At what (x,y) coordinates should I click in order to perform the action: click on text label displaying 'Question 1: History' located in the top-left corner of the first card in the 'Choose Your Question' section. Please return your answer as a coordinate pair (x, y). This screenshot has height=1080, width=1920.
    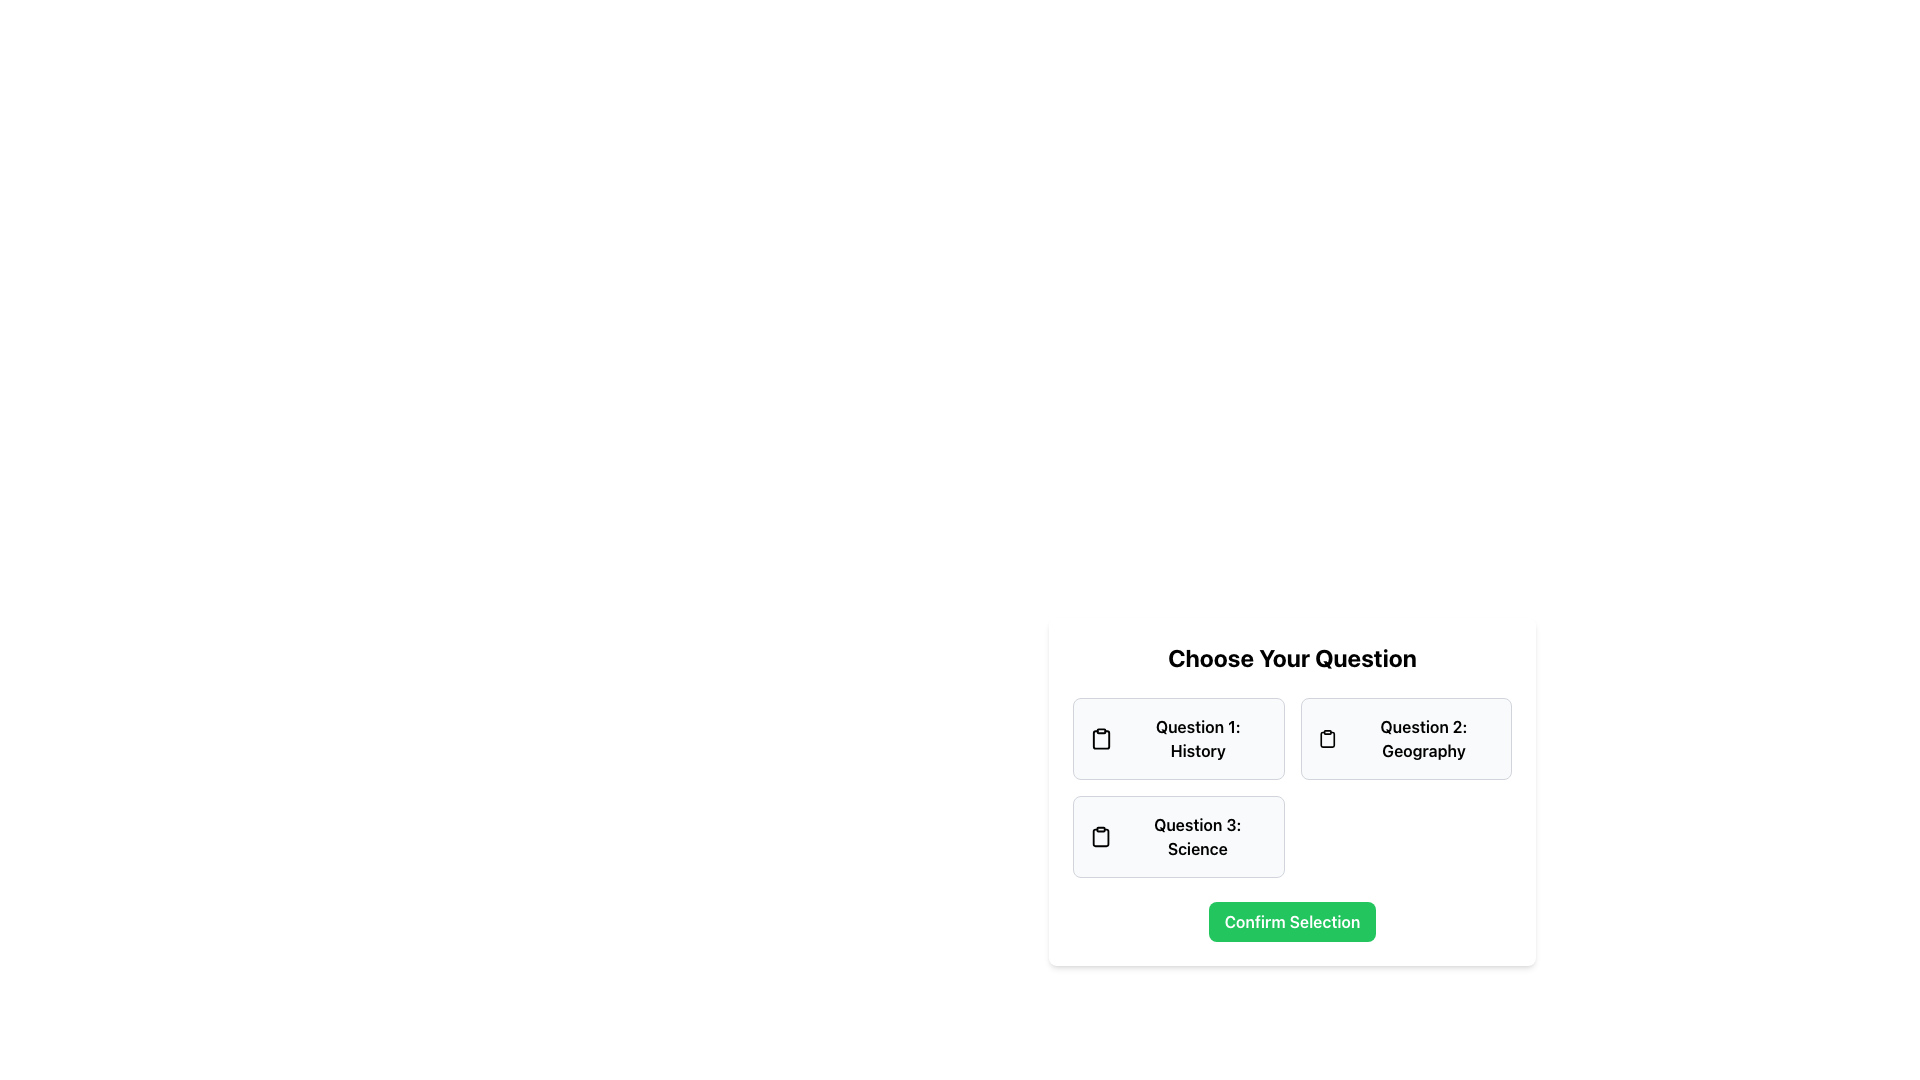
    Looking at the image, I should click on (1198, 739).